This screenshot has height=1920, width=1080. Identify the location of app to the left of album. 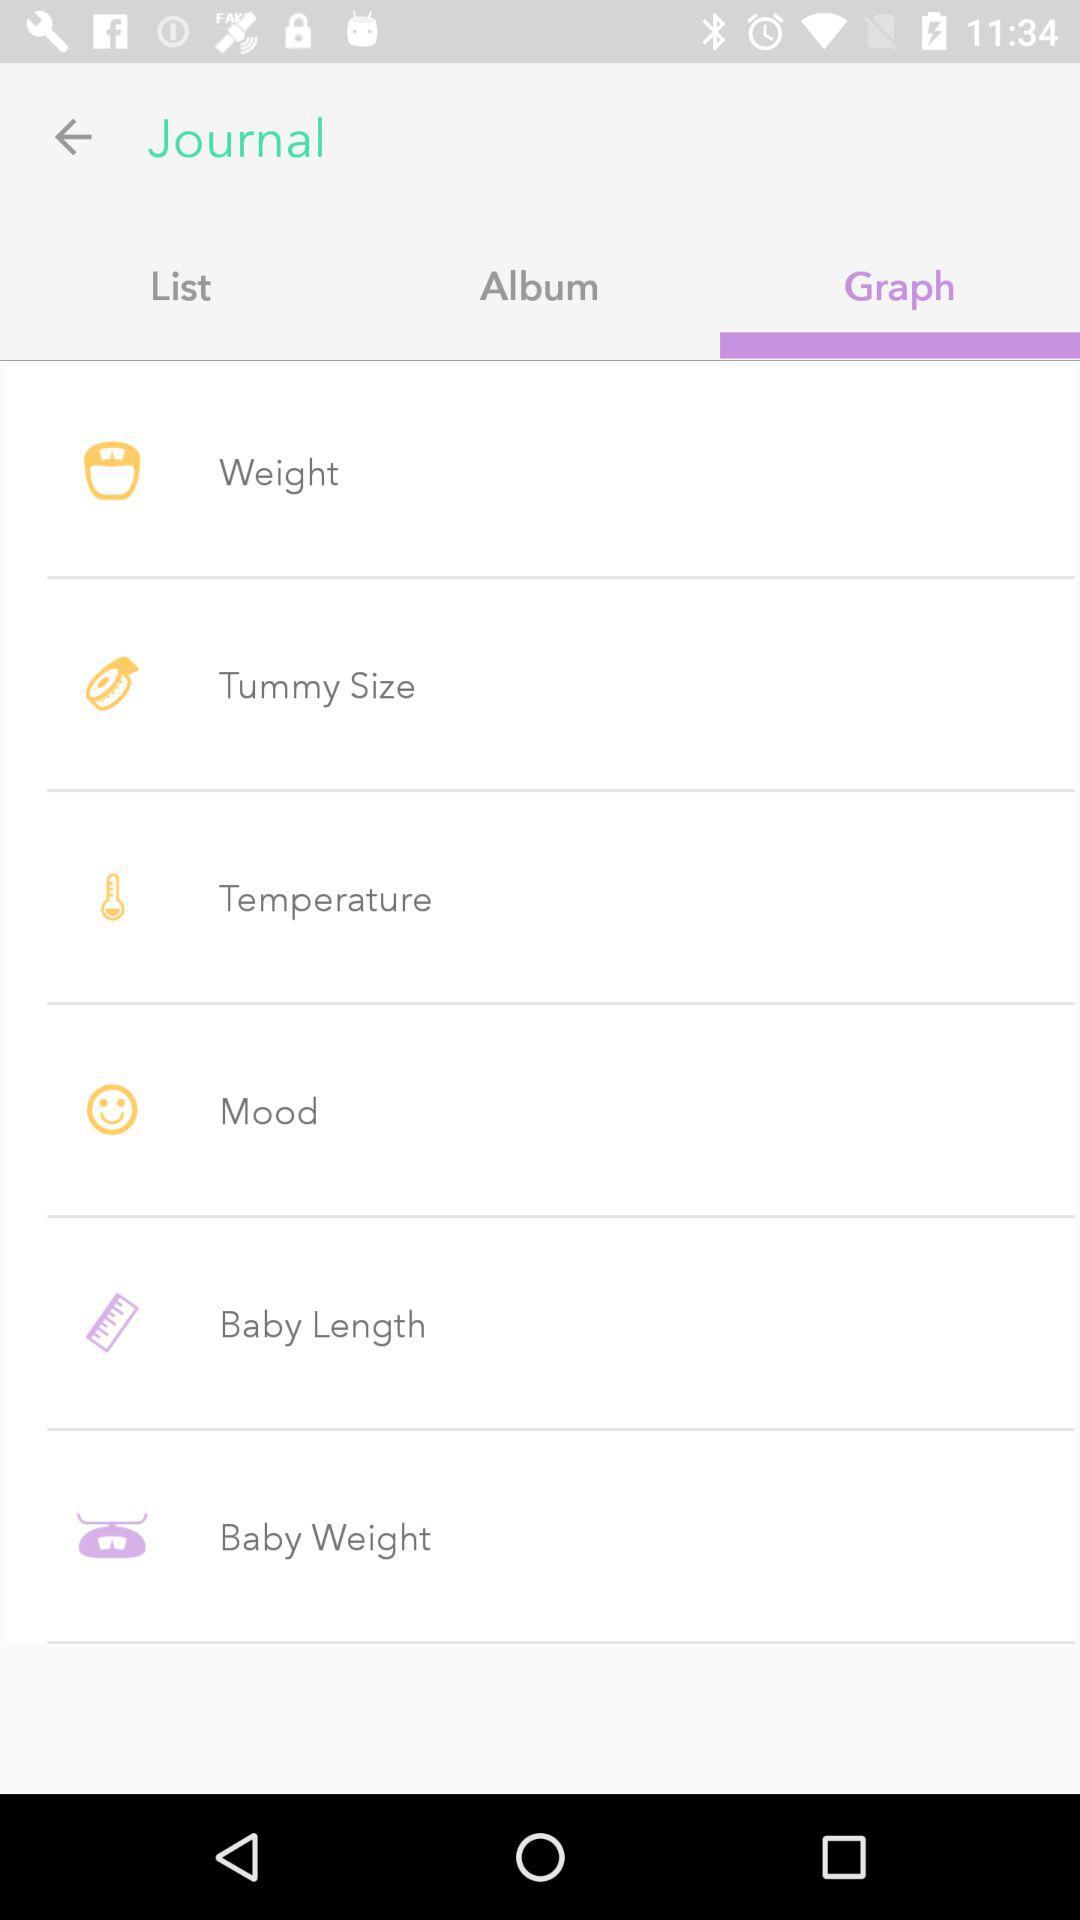
(180, 284).